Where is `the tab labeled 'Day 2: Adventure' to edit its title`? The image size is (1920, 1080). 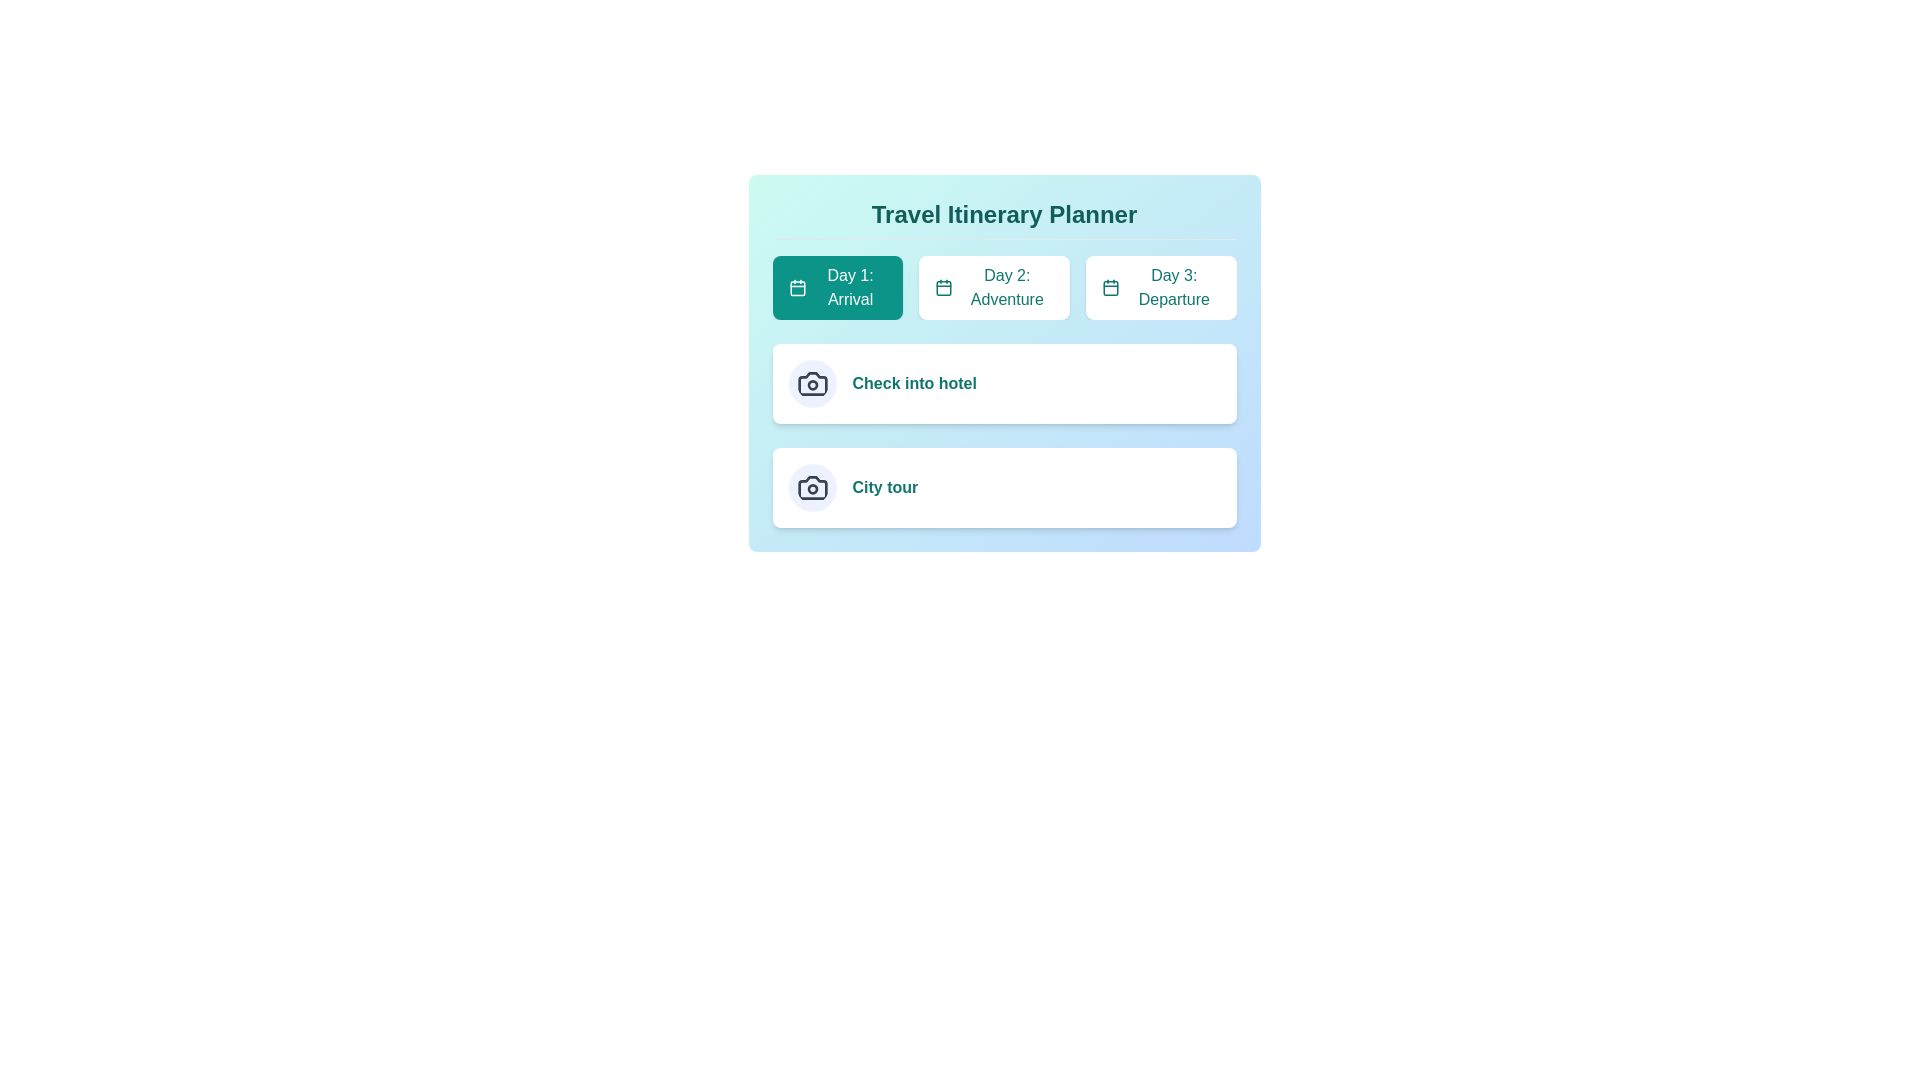
the tab labeled 'Day 2: Adventure' to edit its title is located at coordinates (994, 288).